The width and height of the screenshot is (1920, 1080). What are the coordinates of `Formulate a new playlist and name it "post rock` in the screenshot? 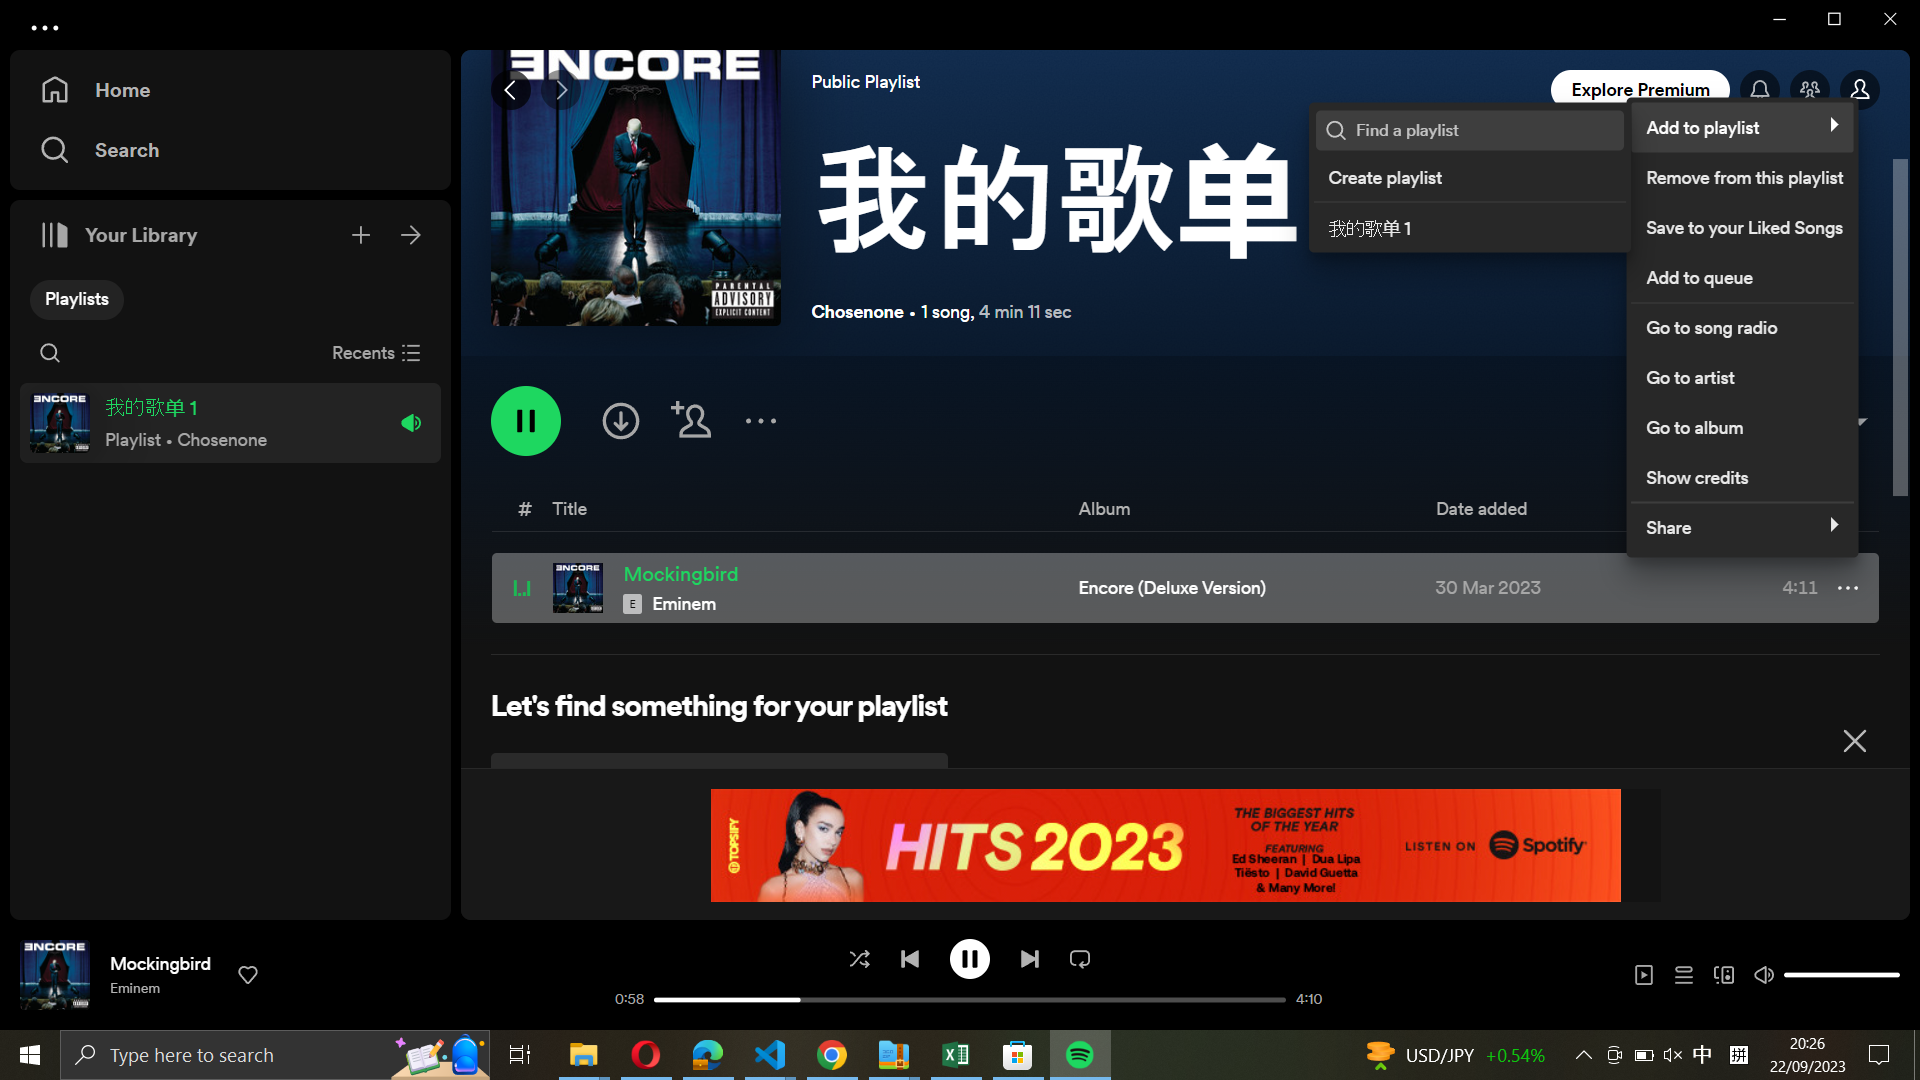 It's located at (1468, 173).